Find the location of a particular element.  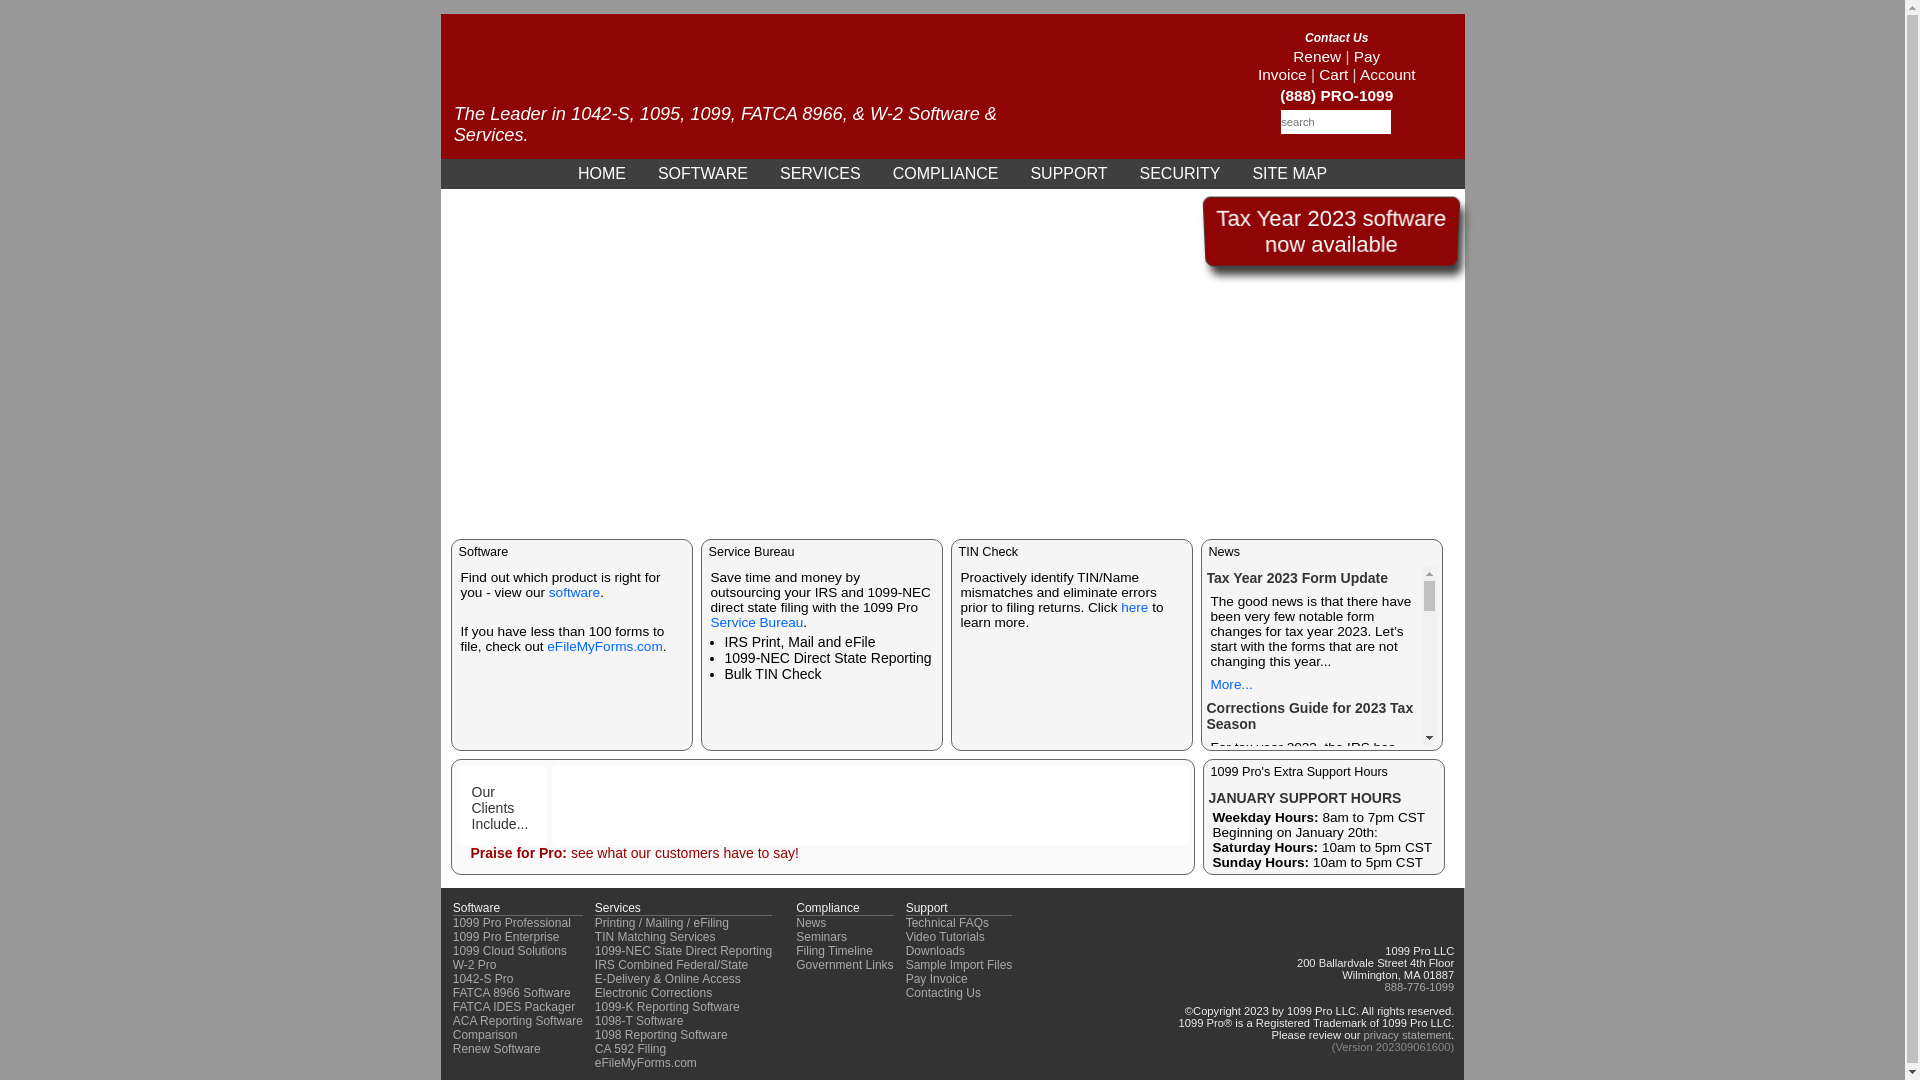

'FATCA IDES Packager' is located at coordinates (514, 1006).